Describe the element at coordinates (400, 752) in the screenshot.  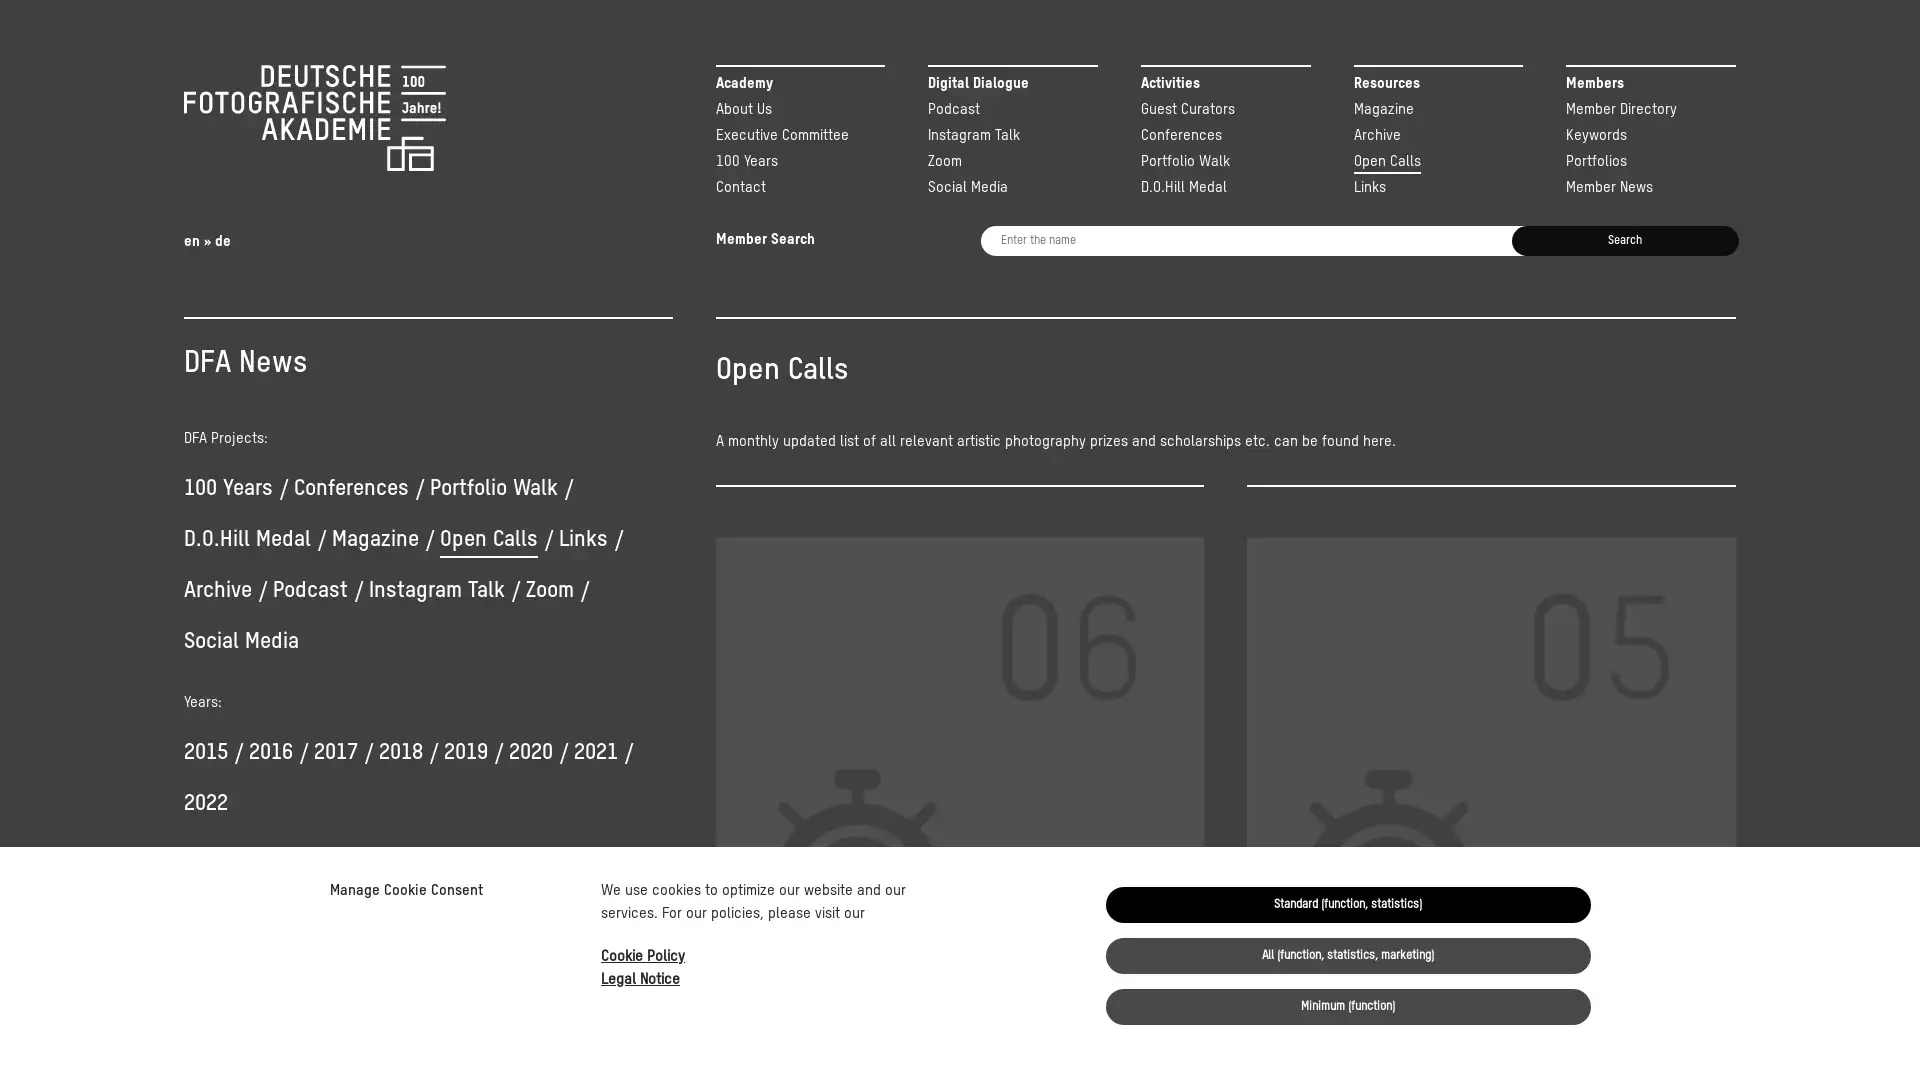
I see `2018` at that location.